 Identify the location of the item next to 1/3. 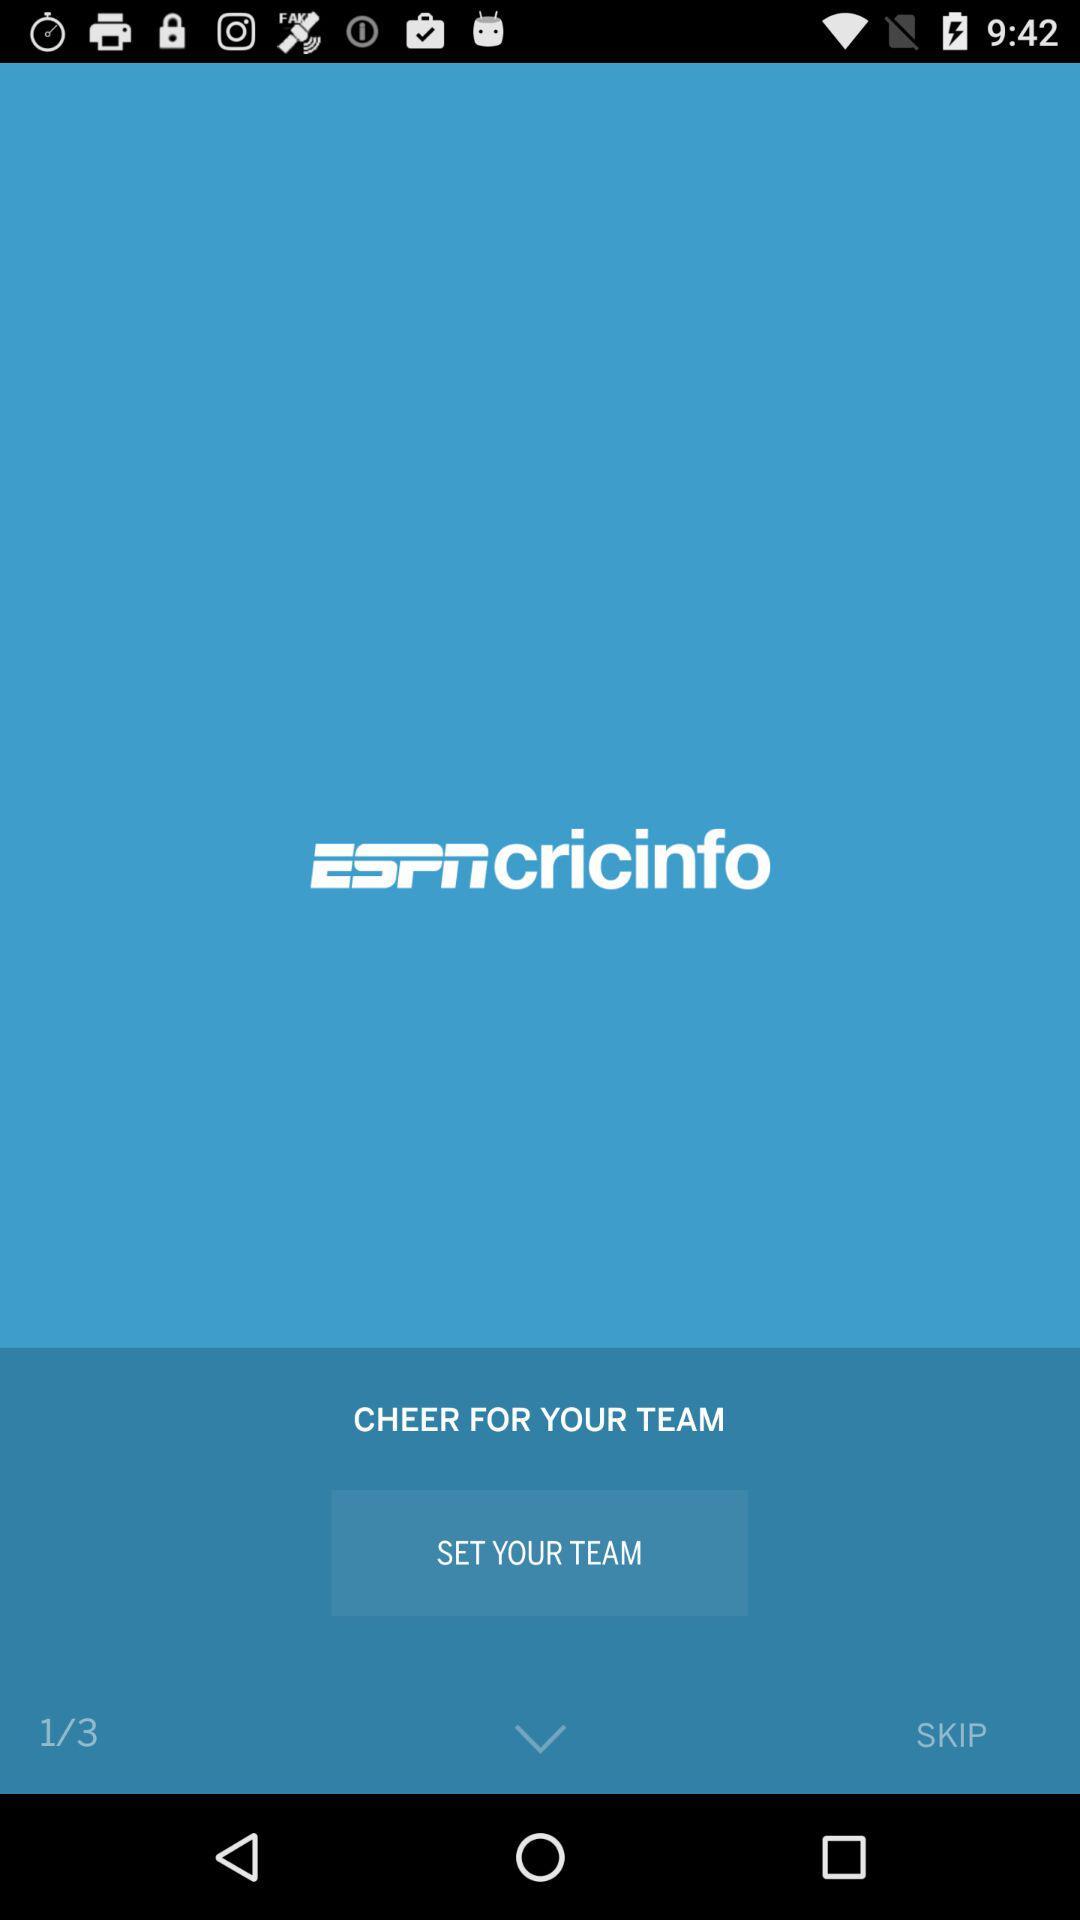
(540, 1738).